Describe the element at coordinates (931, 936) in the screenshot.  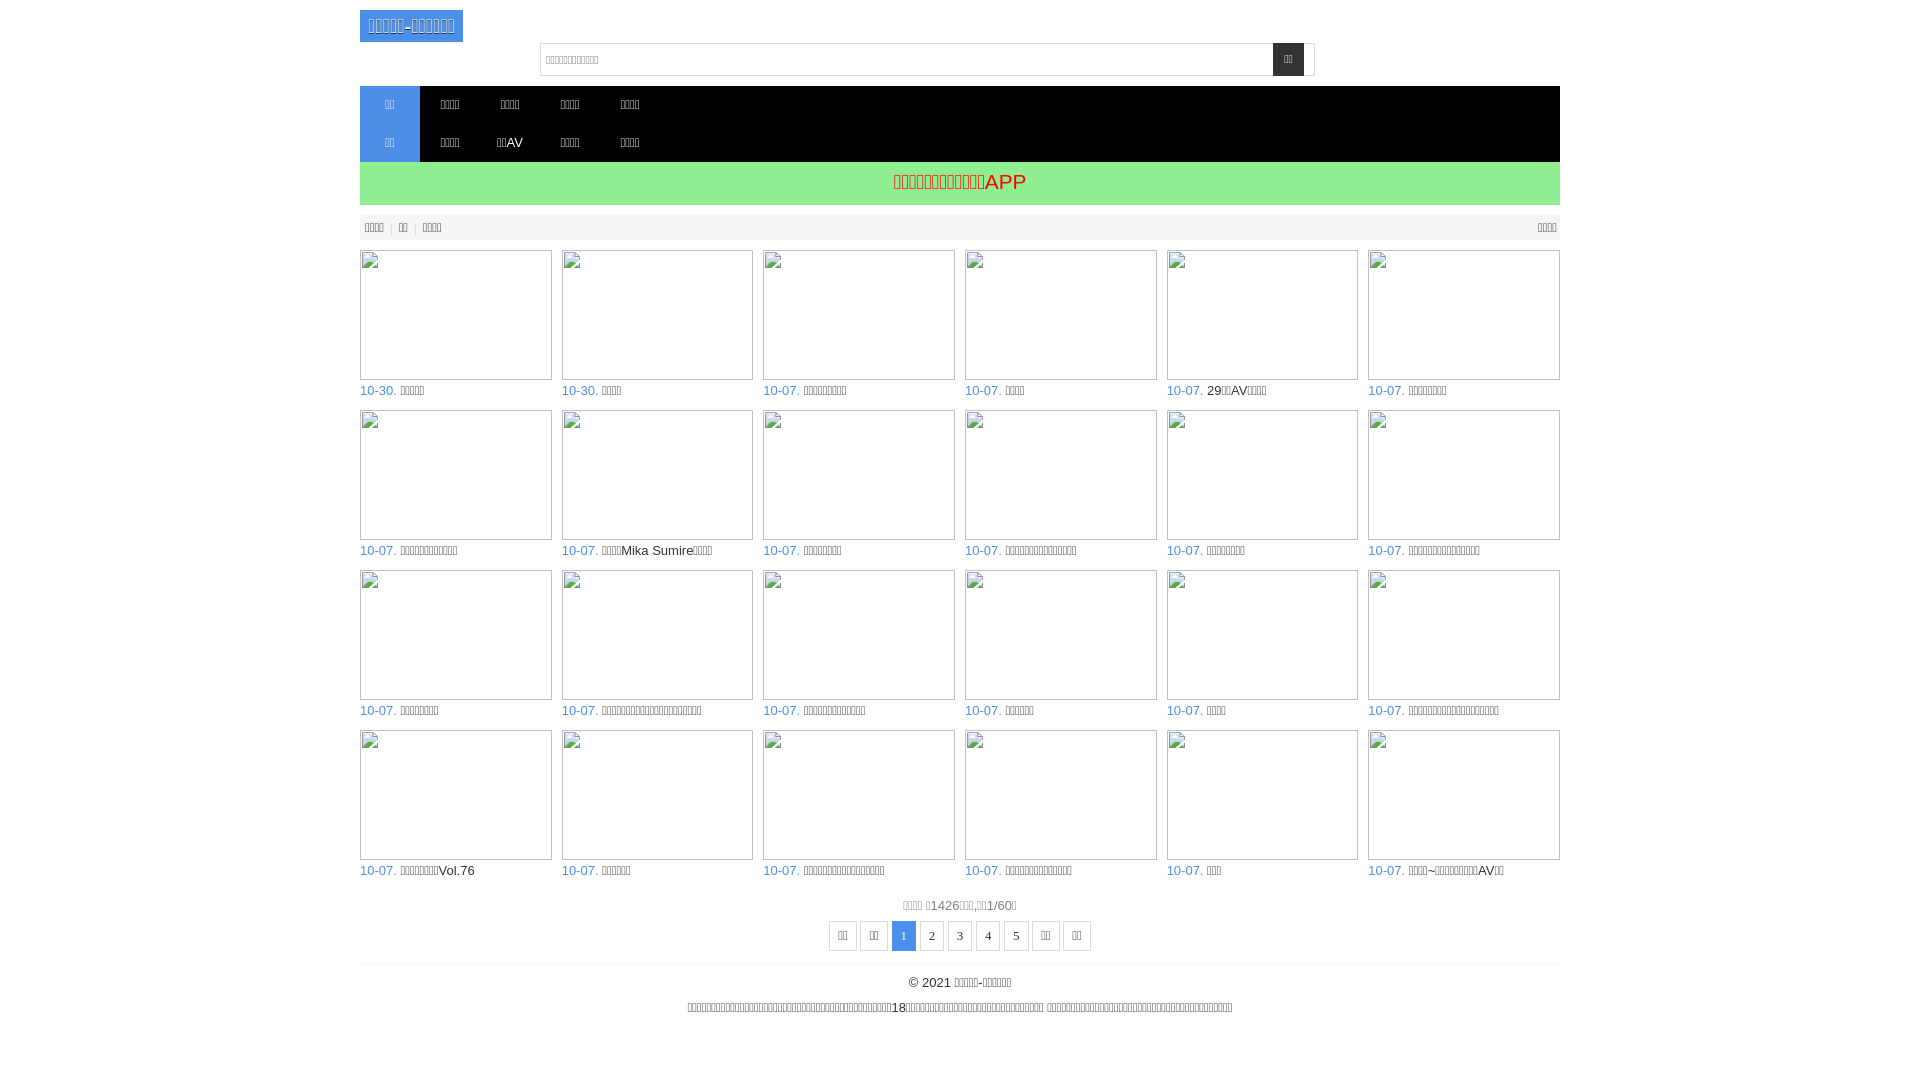
I see `'2'` at that location.